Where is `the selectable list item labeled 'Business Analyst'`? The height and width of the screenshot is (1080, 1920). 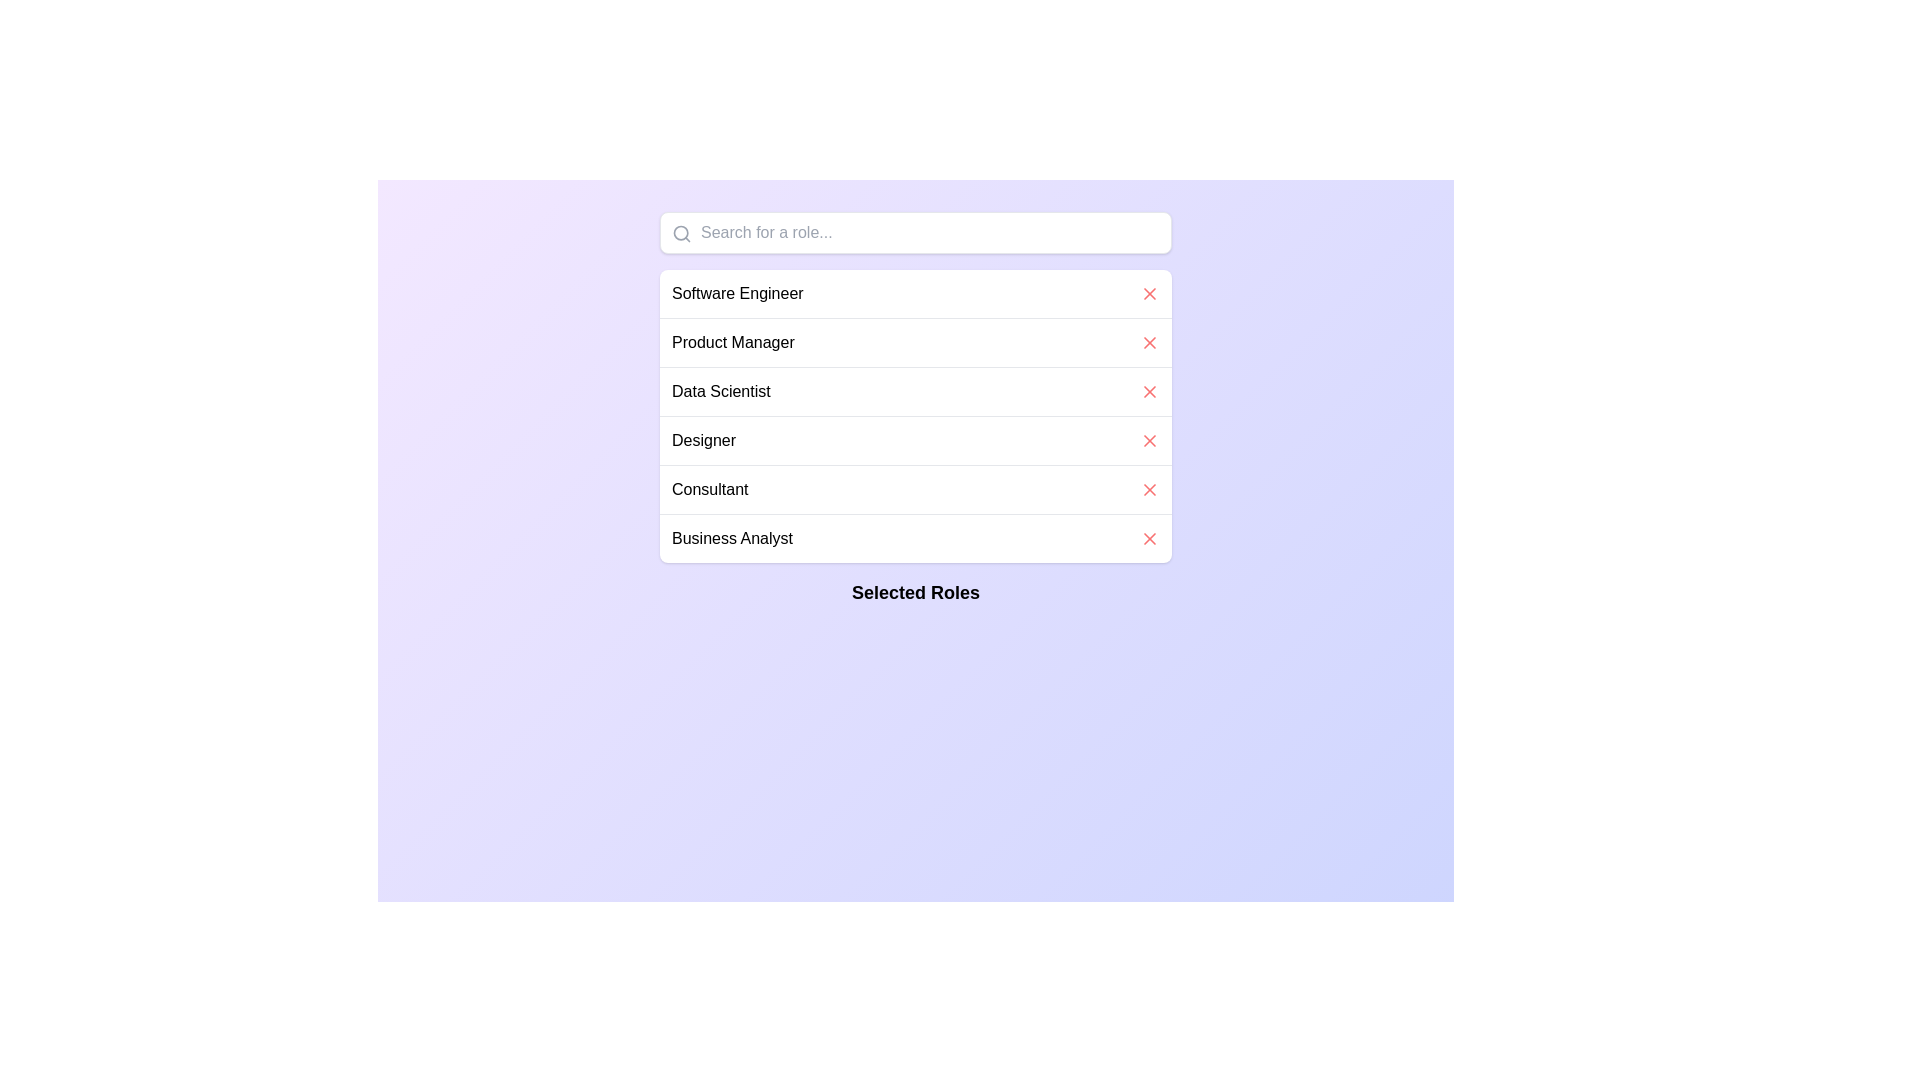
the selectable list item labeled 'Business Analyst' is located at coordinates (915, 536).